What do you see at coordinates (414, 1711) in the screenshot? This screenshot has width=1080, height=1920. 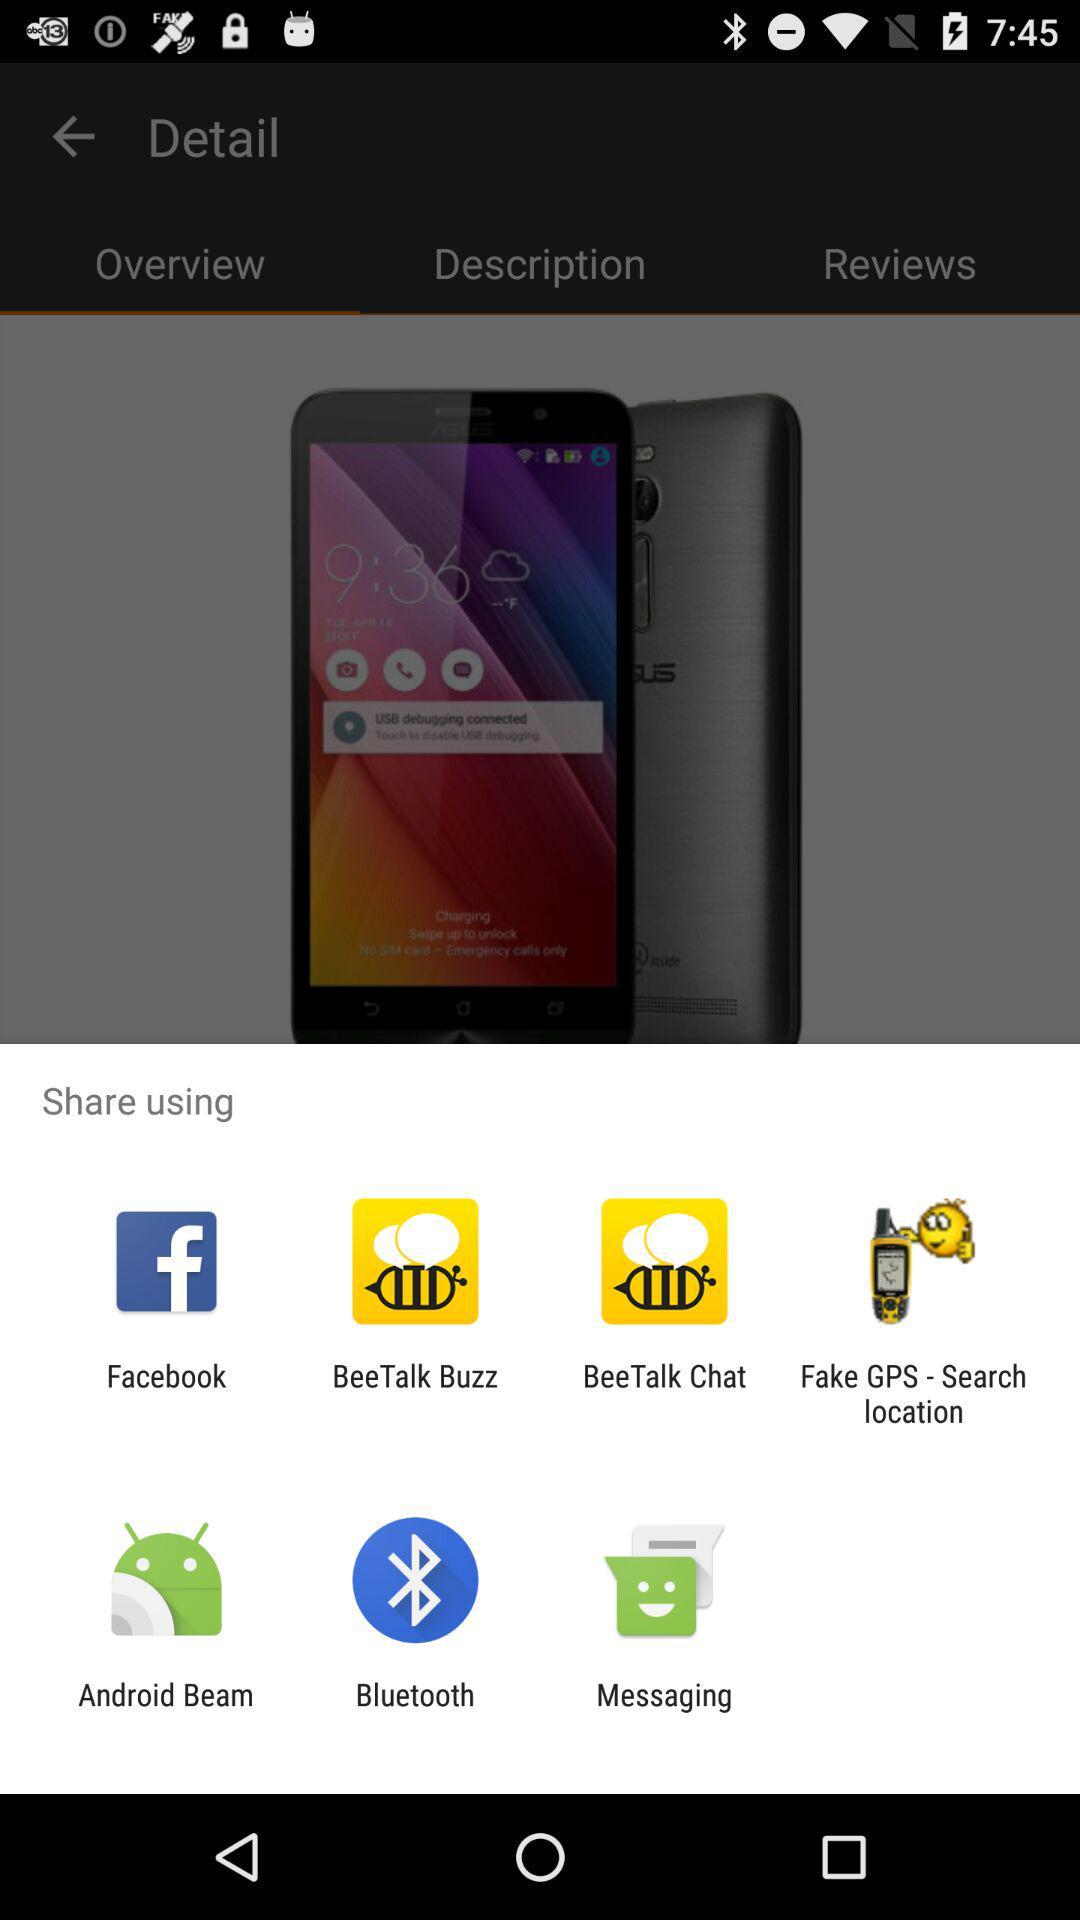 I see `bluetooth icon` at bounding box center [414, 1711].